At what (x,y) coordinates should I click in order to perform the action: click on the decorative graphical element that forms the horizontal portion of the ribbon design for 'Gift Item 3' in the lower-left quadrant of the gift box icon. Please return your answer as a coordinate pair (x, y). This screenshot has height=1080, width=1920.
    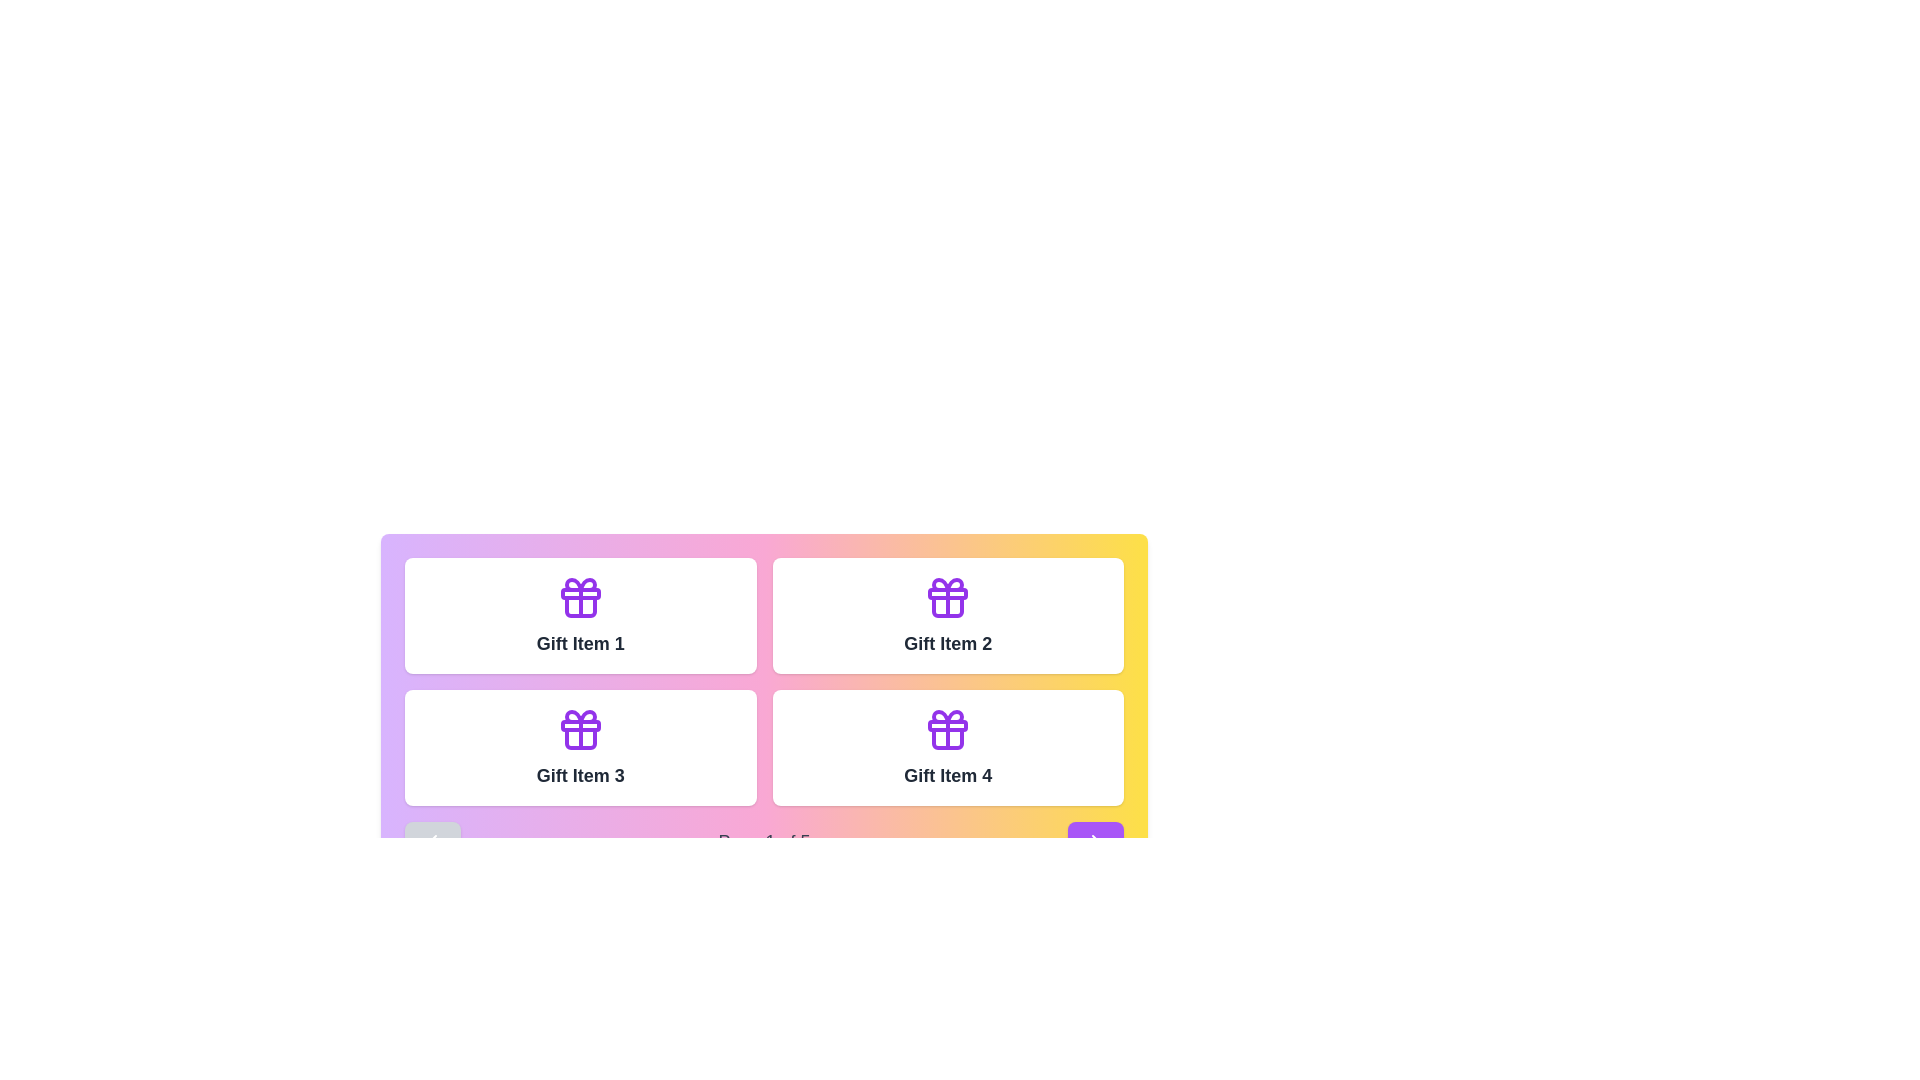
    Looking at the image, I should click on (579, 725).